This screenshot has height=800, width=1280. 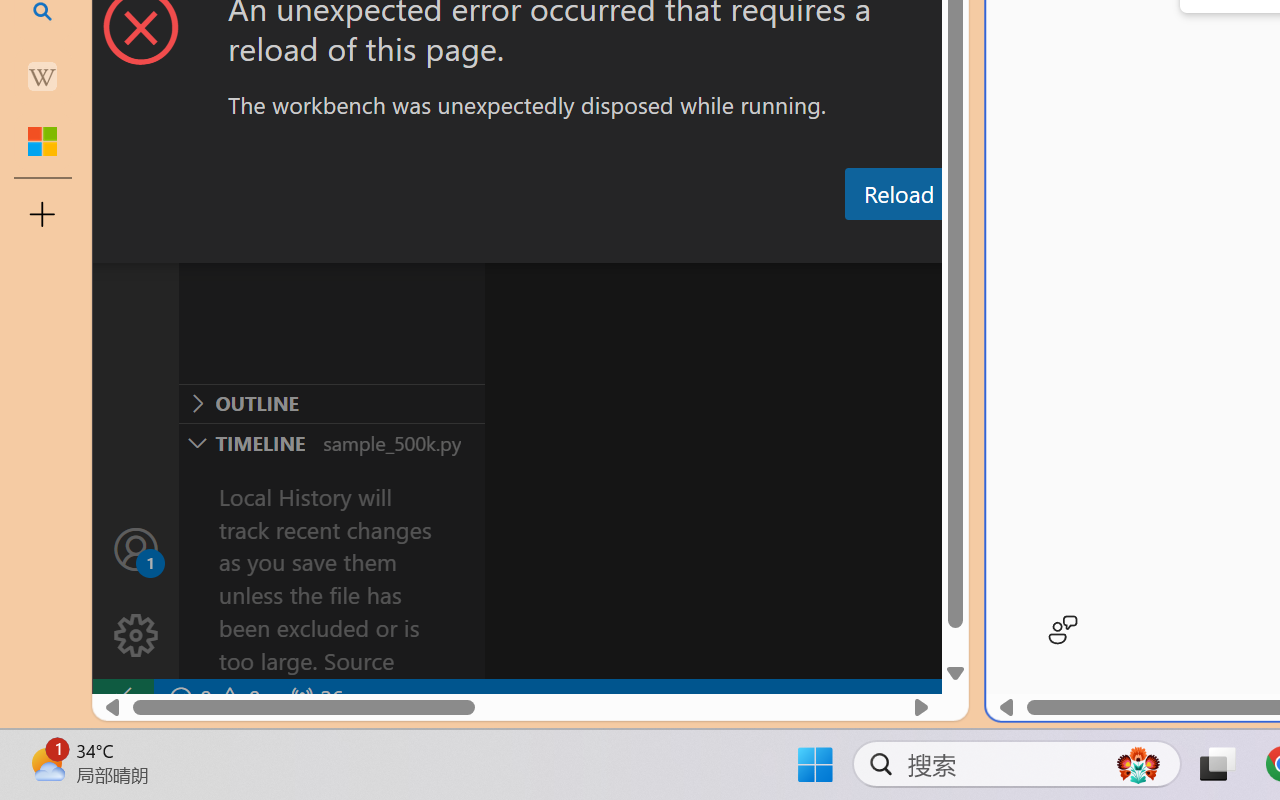 I want to click on 'Accounts - Sign in requested', so click(x=134, y=548).